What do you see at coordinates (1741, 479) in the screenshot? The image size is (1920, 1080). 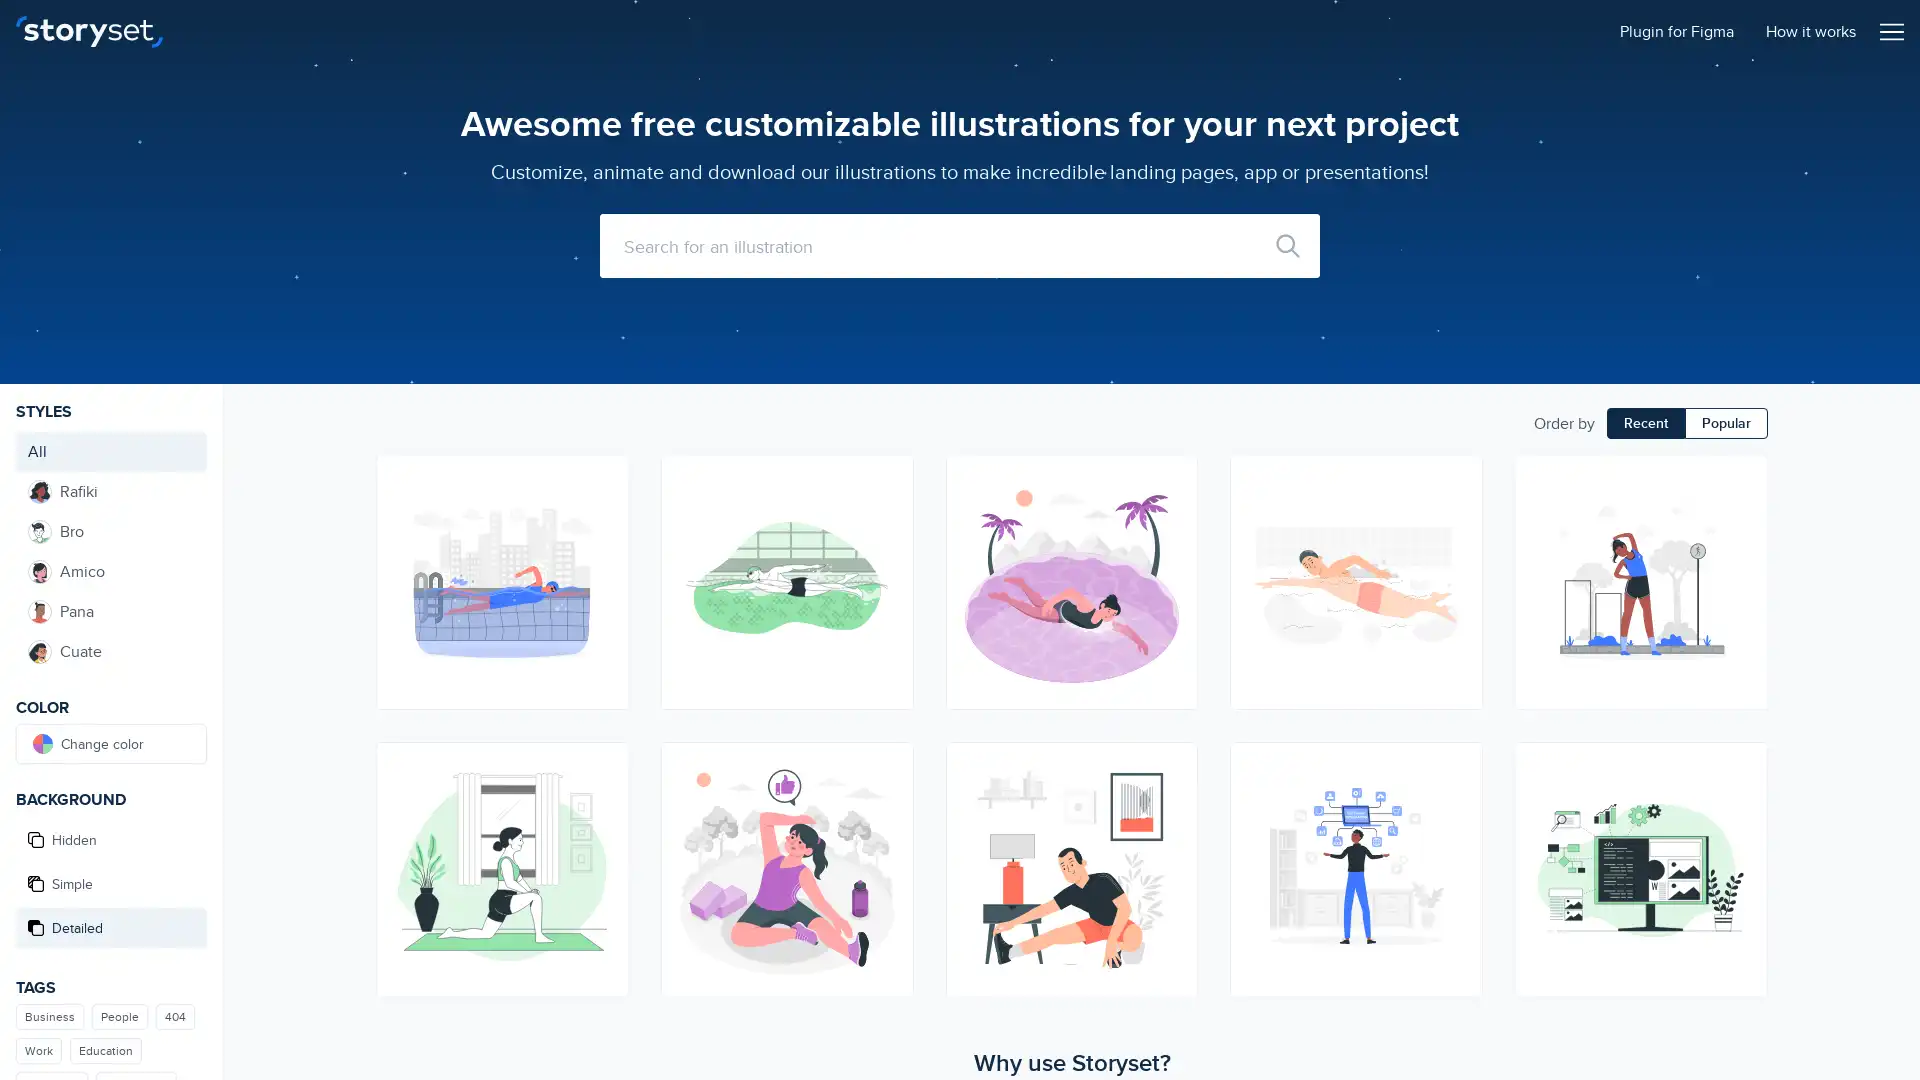 I see `wand icon Animate` at bounding box center [1741, 479].